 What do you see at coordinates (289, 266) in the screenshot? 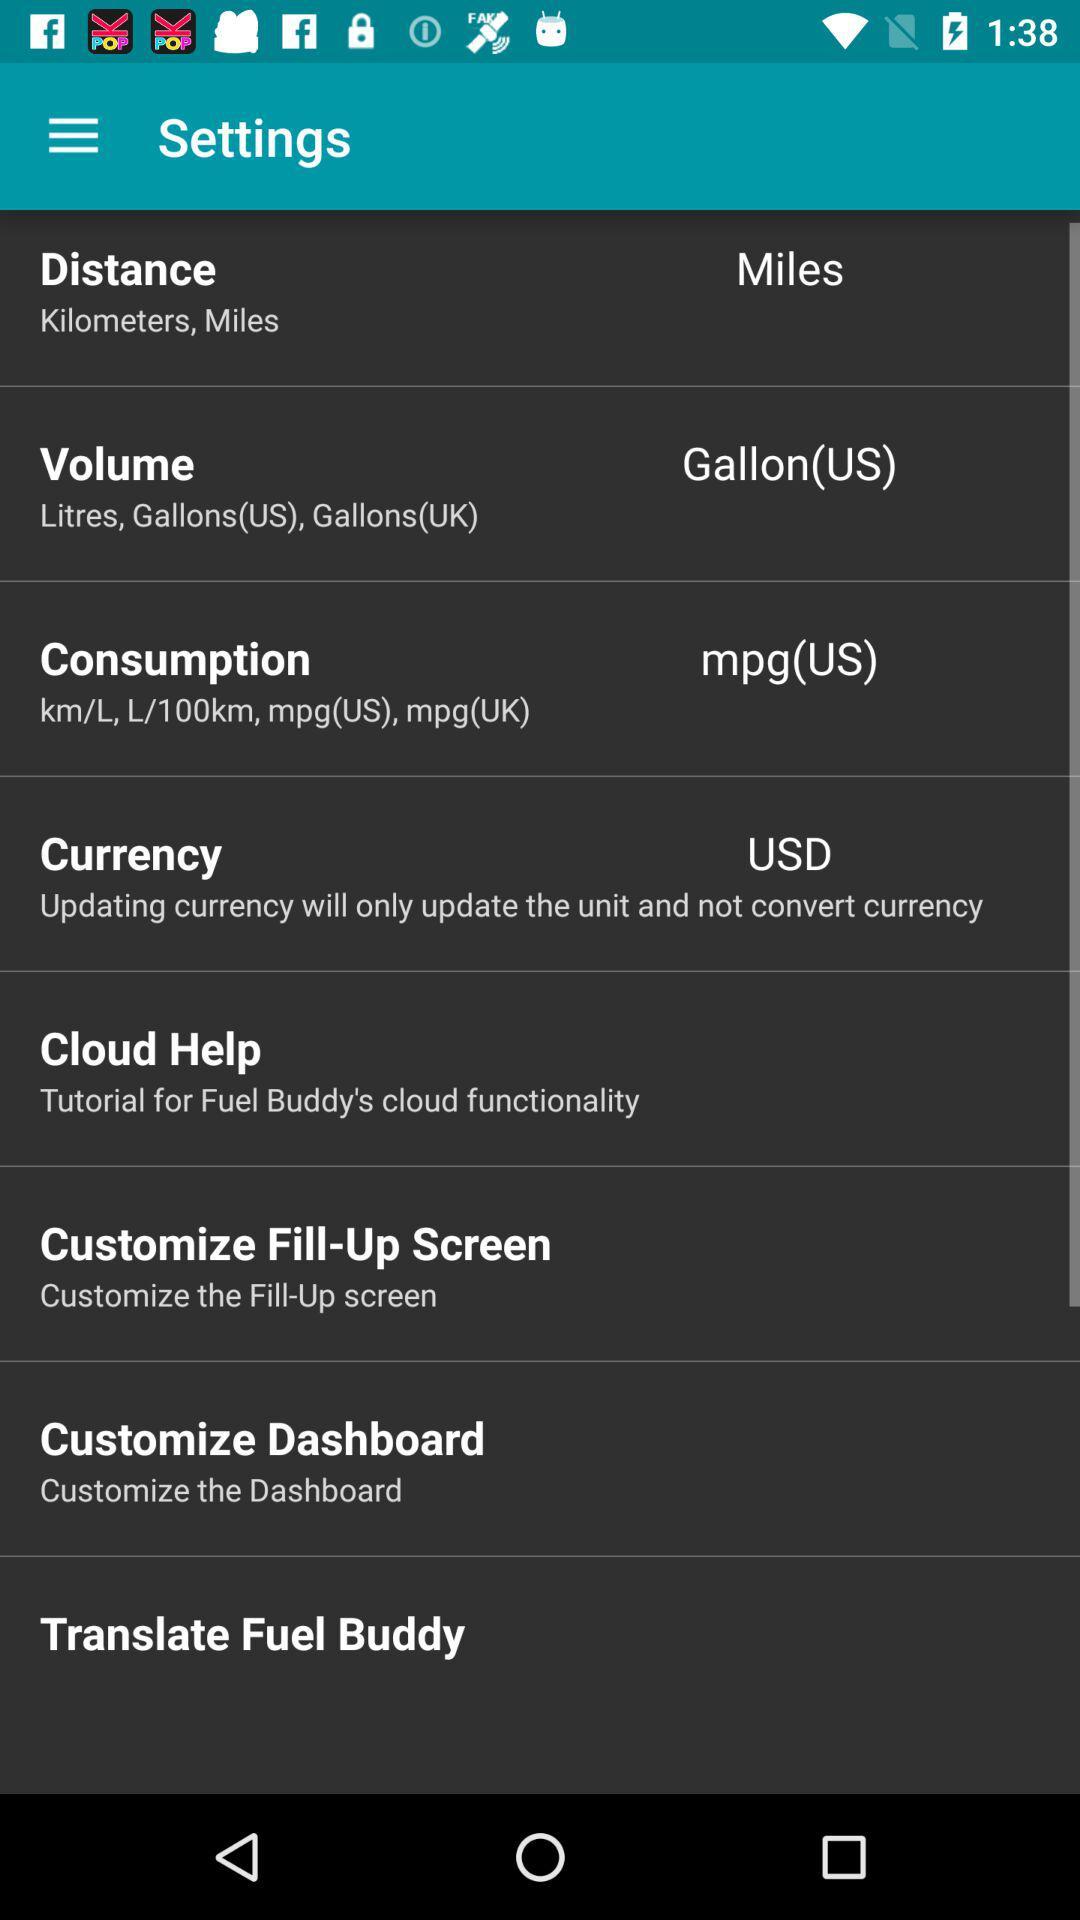
I see `icon to the left of miles icon` at bounding box center [289, 266].